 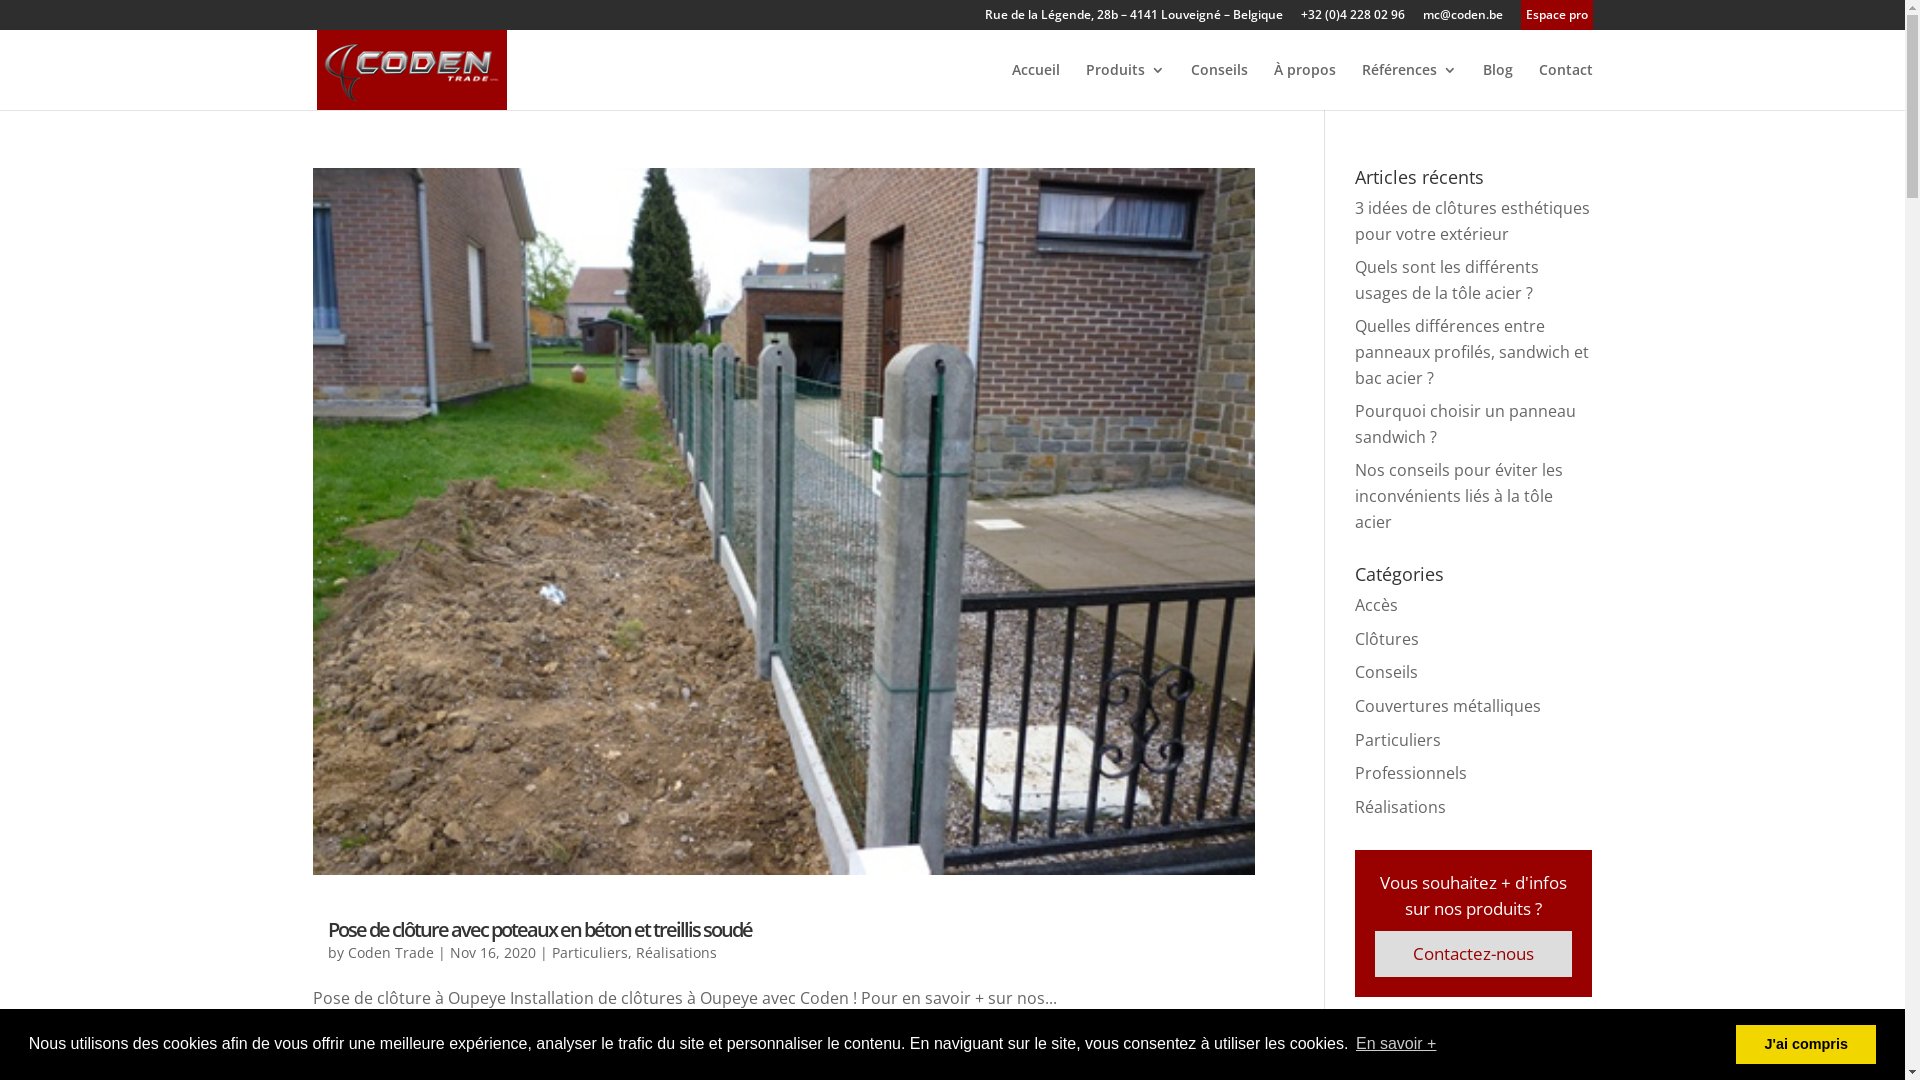 What do you see at coordinates (390, 951) in the screenshot?
I see `'Coden Trade'` at bounding box center [390, 951].